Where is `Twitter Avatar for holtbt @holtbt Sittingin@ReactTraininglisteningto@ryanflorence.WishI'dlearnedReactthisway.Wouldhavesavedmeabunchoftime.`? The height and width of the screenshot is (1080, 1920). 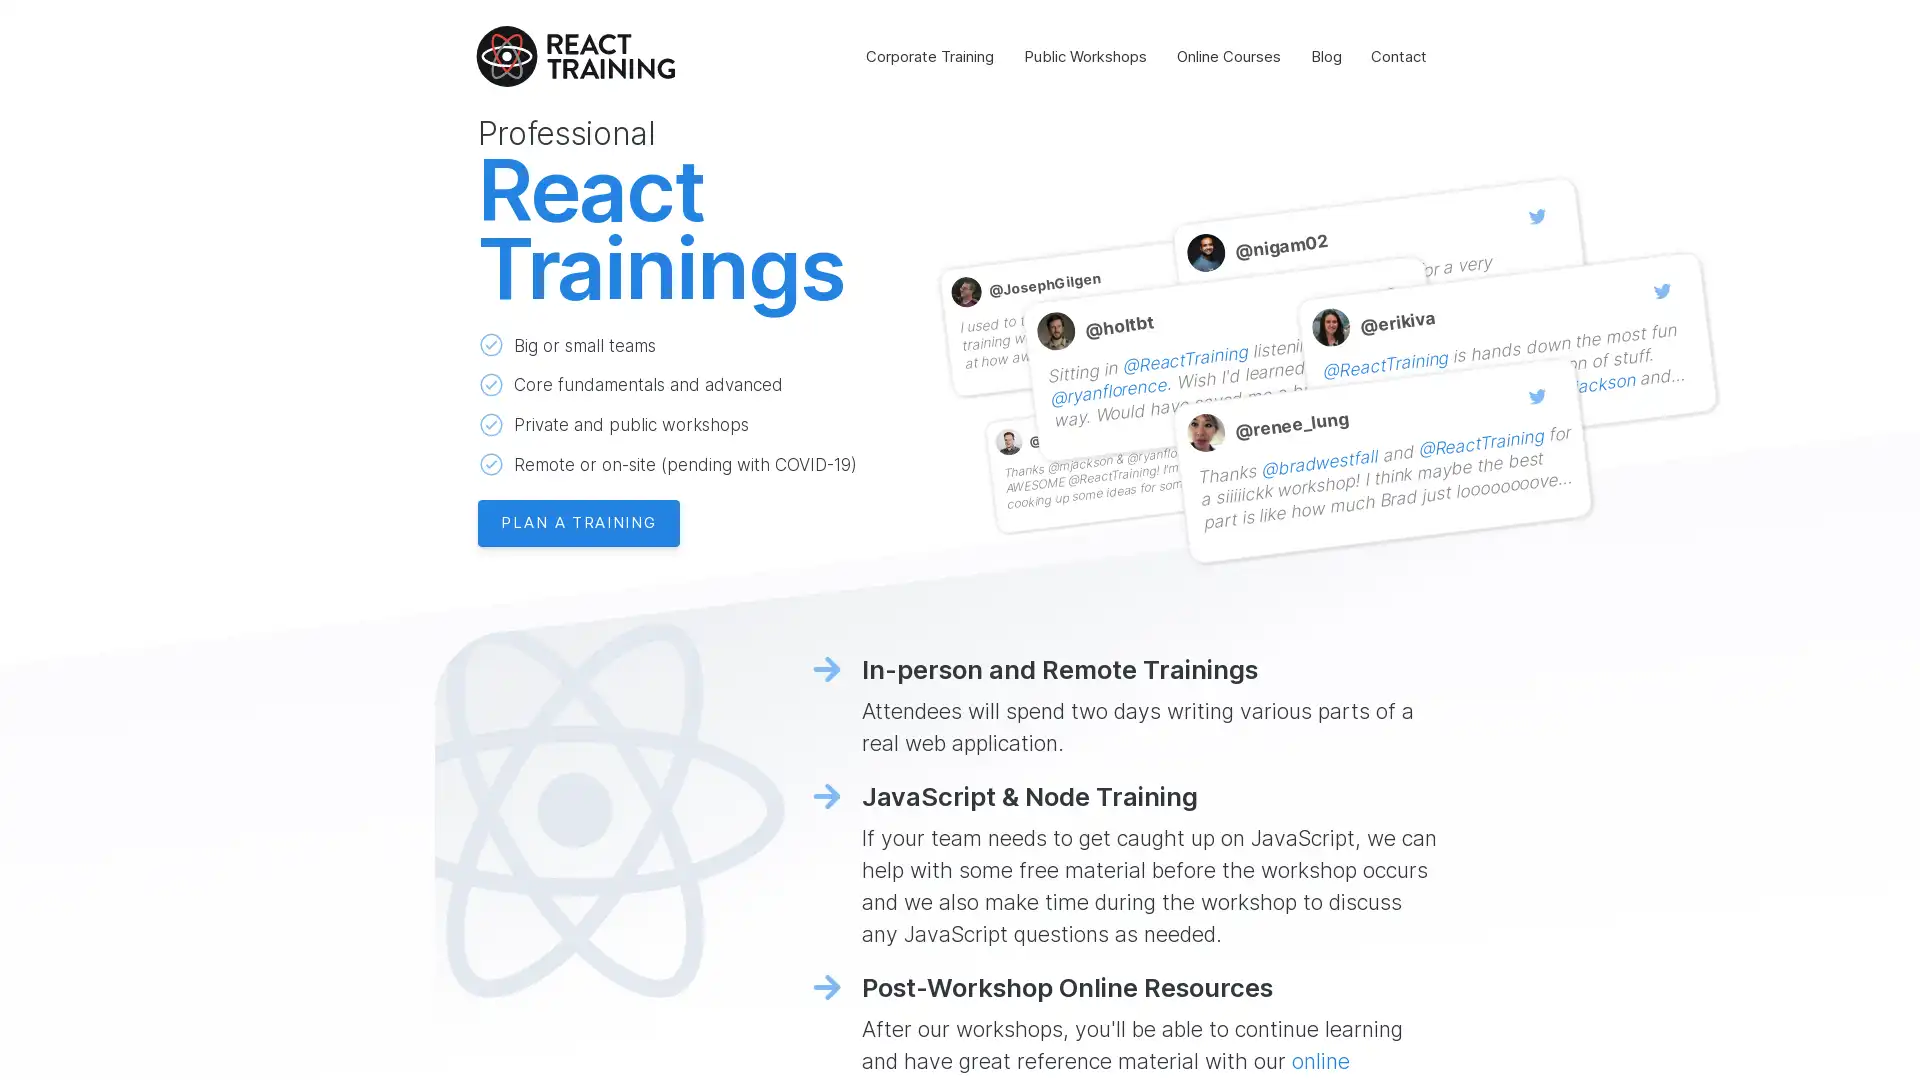 Twitter Avatar for holtbt @holtbt Sittingin@ReactTraininglisteningto@ryanflorence.WishI'dlearnedReactthisway.Wouldhavesavedmeabunchoftime. is located at coordinates (1229, 349).